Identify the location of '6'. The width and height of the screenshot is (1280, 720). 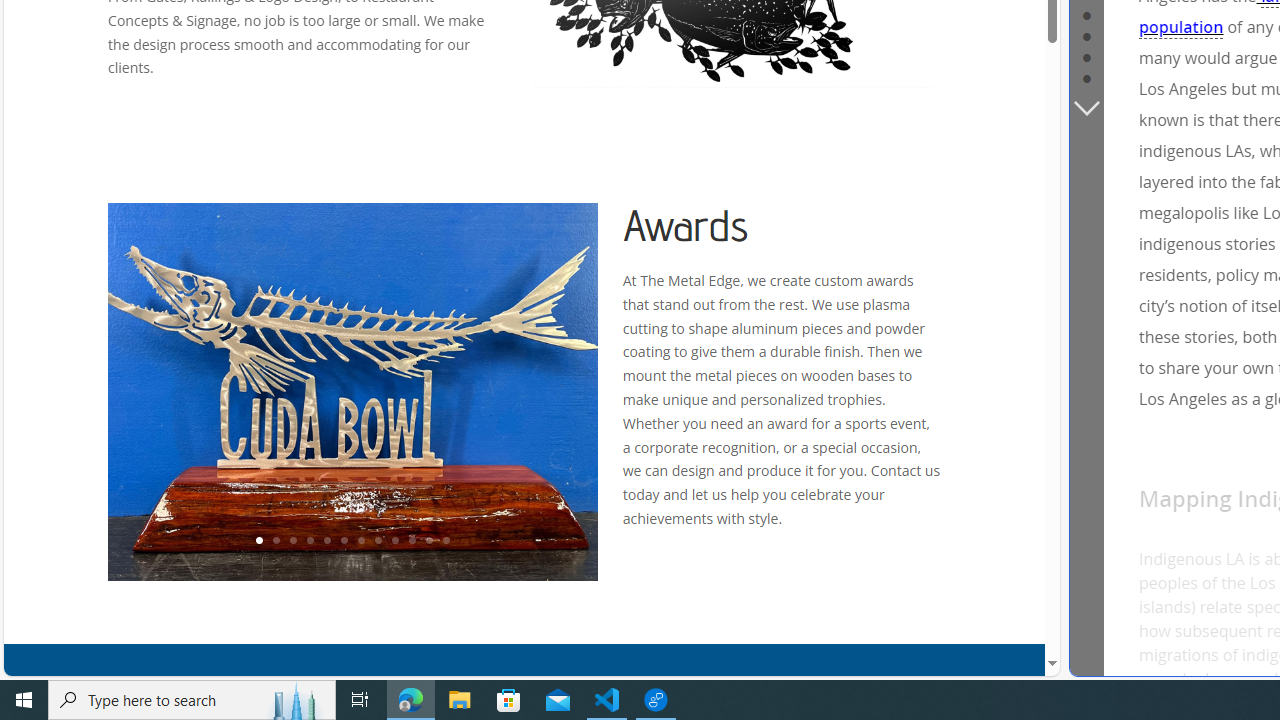
(344, 541).